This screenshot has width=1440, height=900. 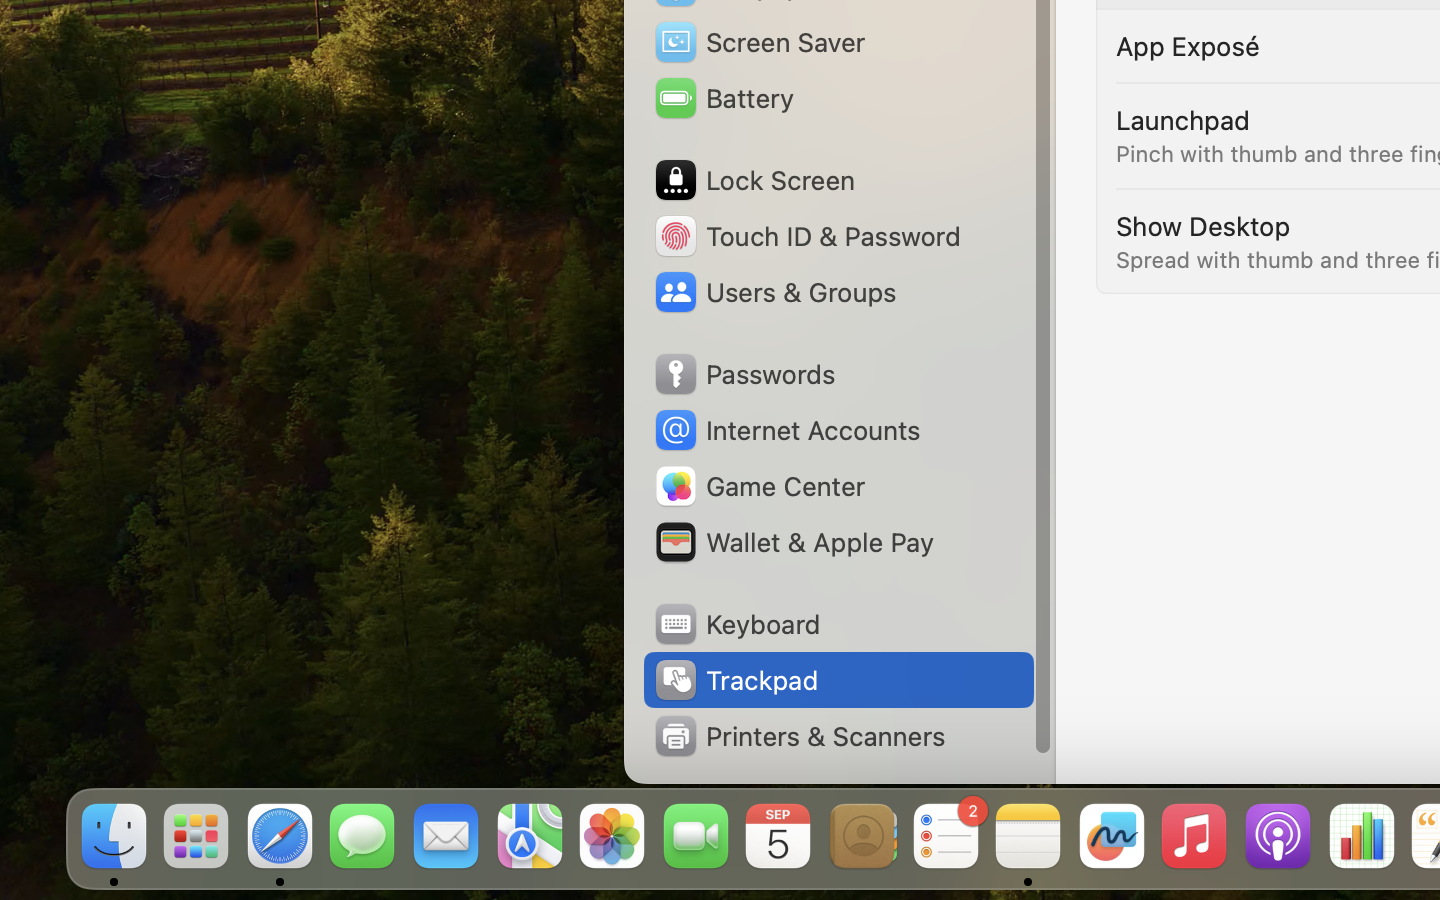 I want to click on 'App Exposé', so click(x=1188, y=44).